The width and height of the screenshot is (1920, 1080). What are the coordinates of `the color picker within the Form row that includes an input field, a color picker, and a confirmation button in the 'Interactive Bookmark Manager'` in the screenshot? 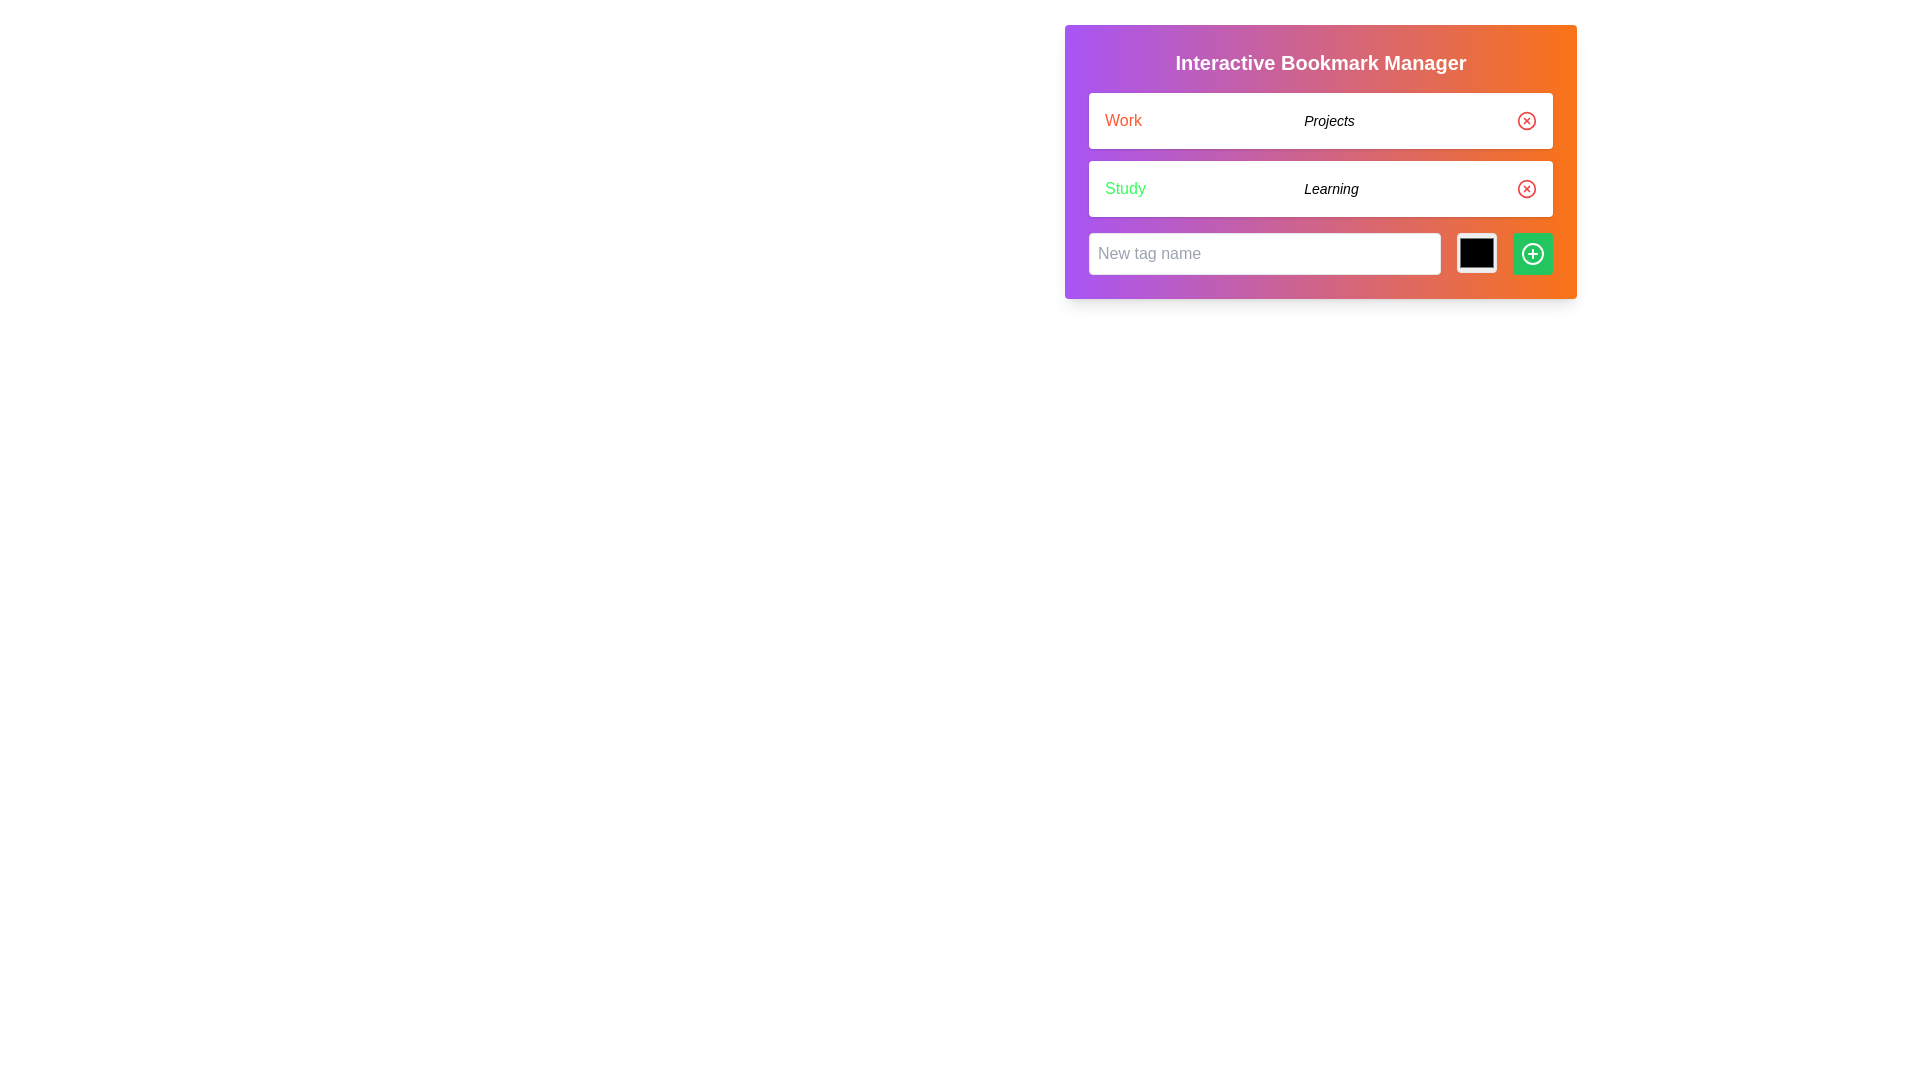 It's located at (1320, 253).